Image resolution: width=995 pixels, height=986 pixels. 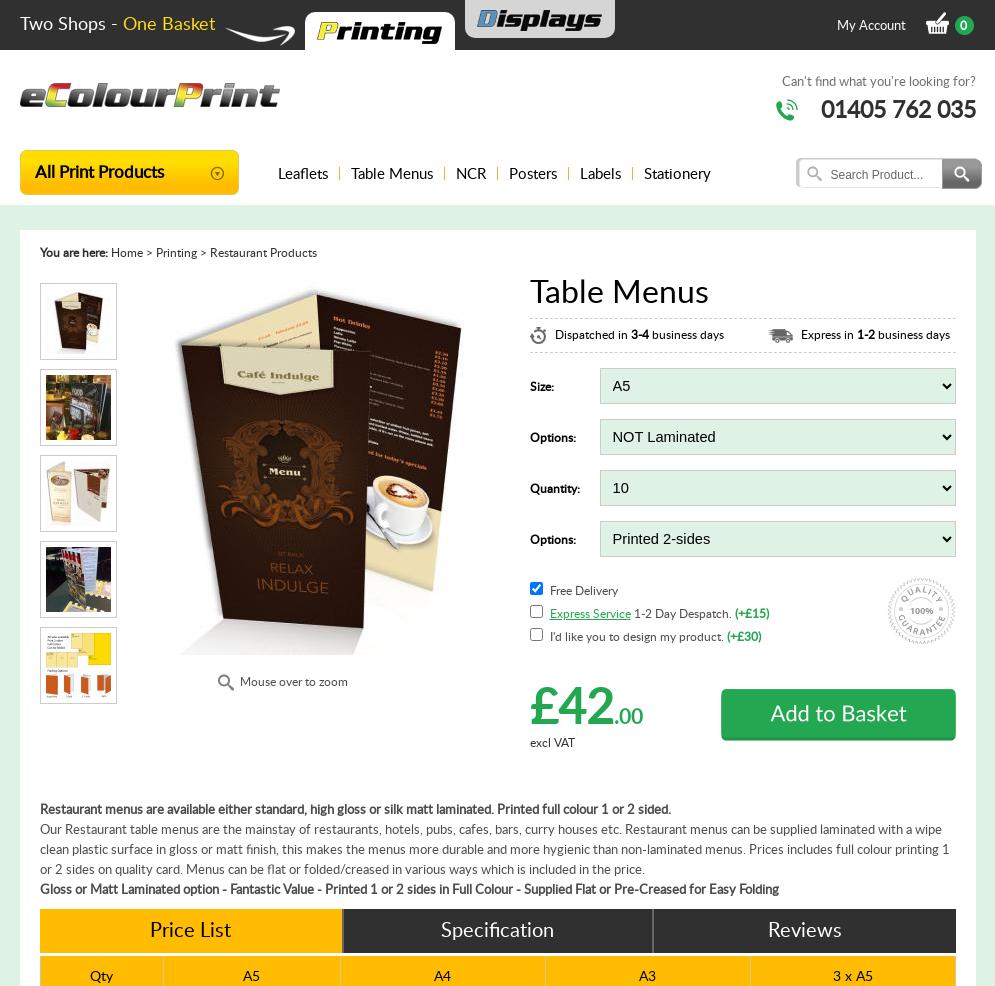 What do you see at coordinates (439, 929) in the screenshot?
I see `'Specification'` at bounding box center [439, 929].